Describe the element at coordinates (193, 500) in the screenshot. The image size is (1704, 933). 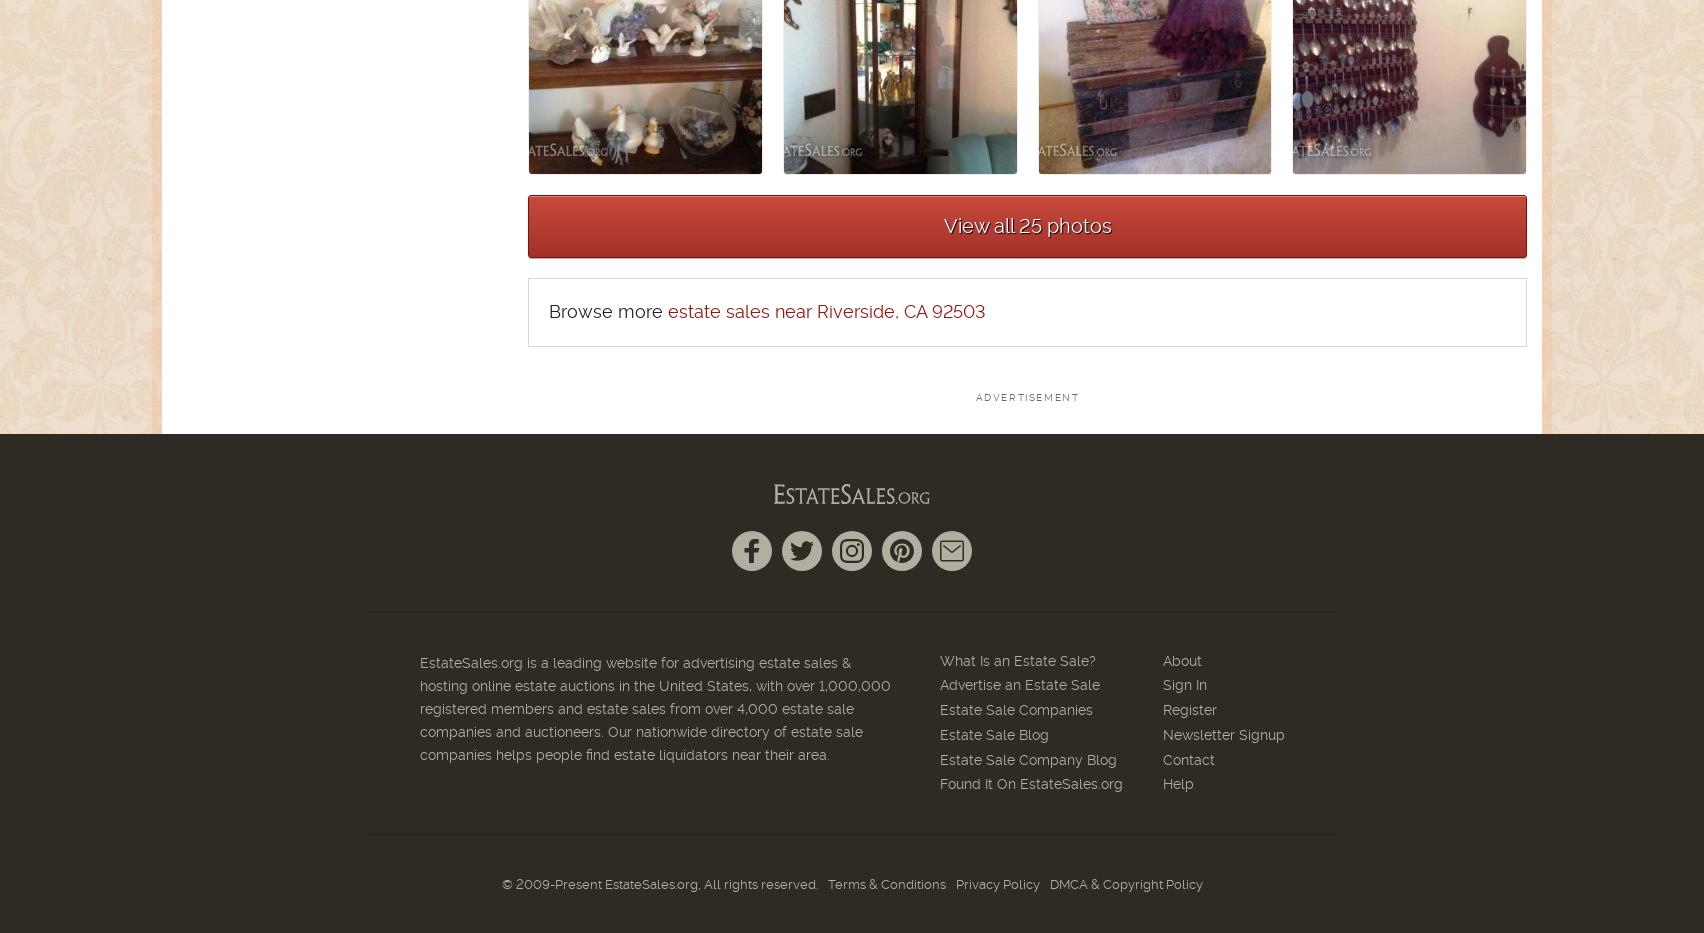
I see `'·         Collection of salt and peppers'` at that location.